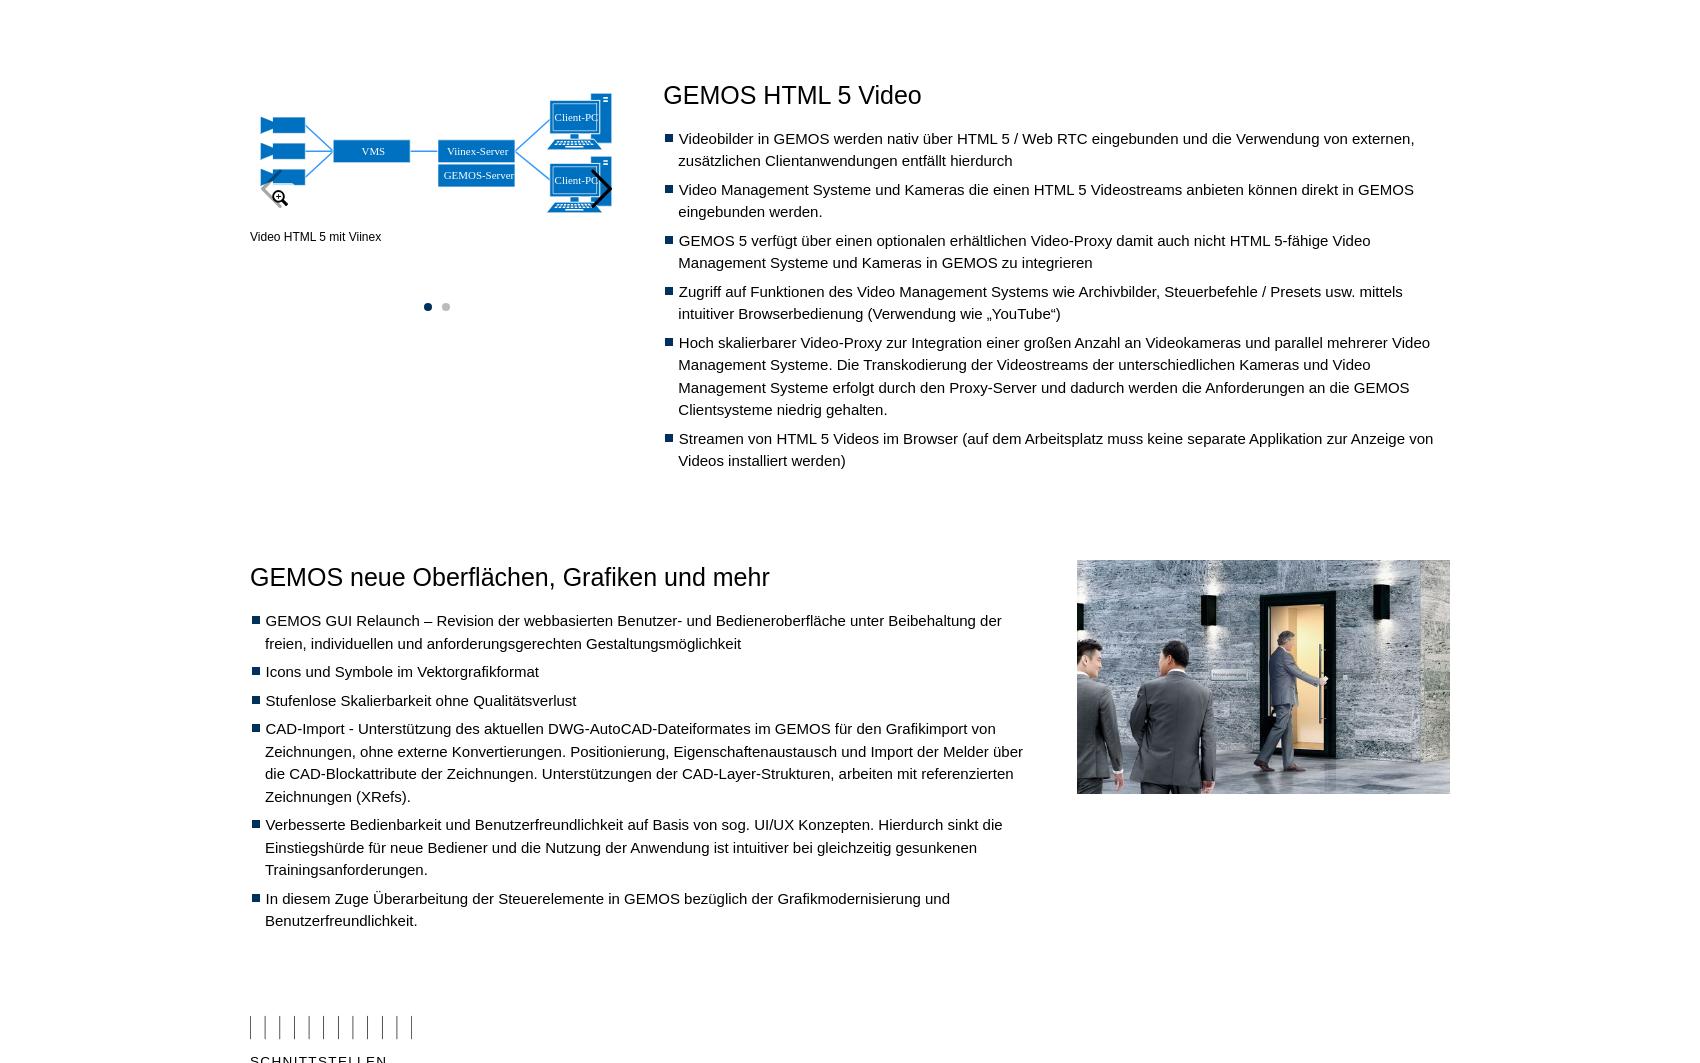  I want to click on 'GEMOS neue Oberflächen, Grafiken und mehr', so click(509, 575).